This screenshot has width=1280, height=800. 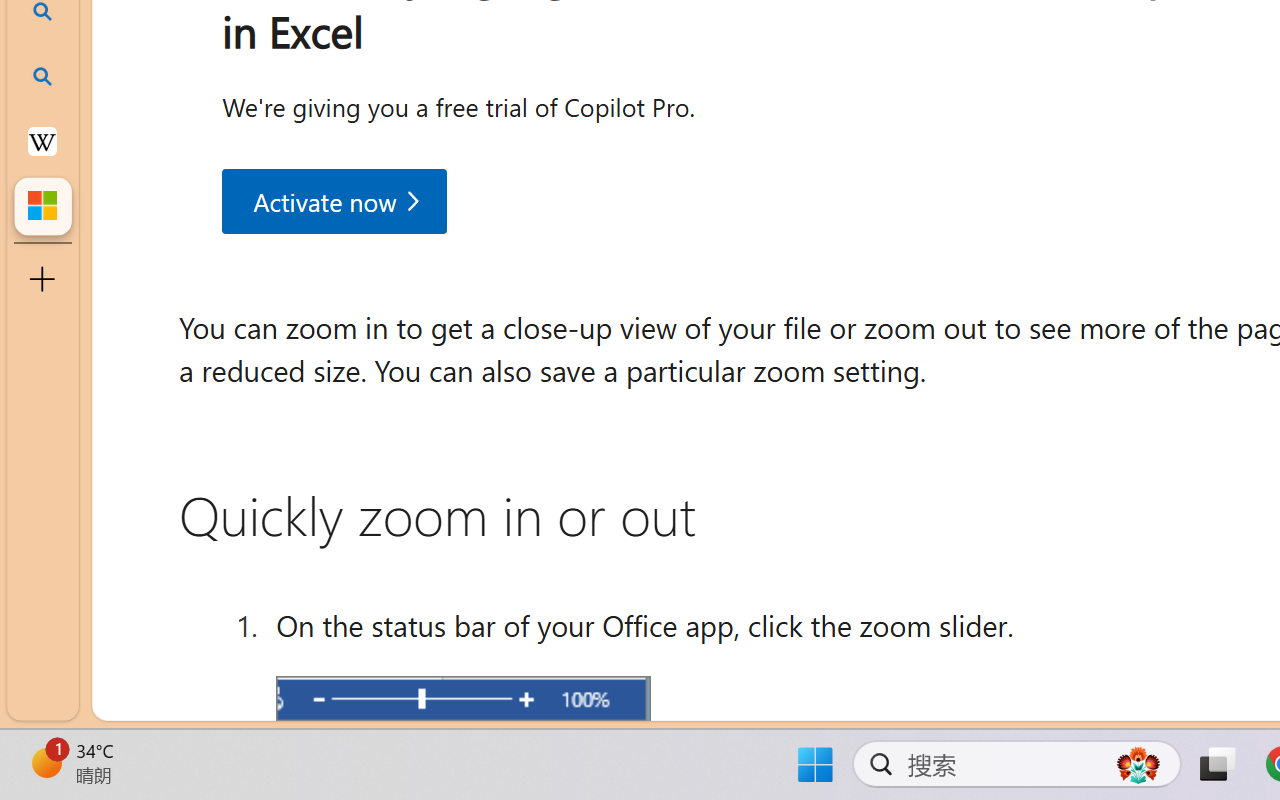 I want to click on 'Earth - Wikipedia', so click(x=42, y=140).